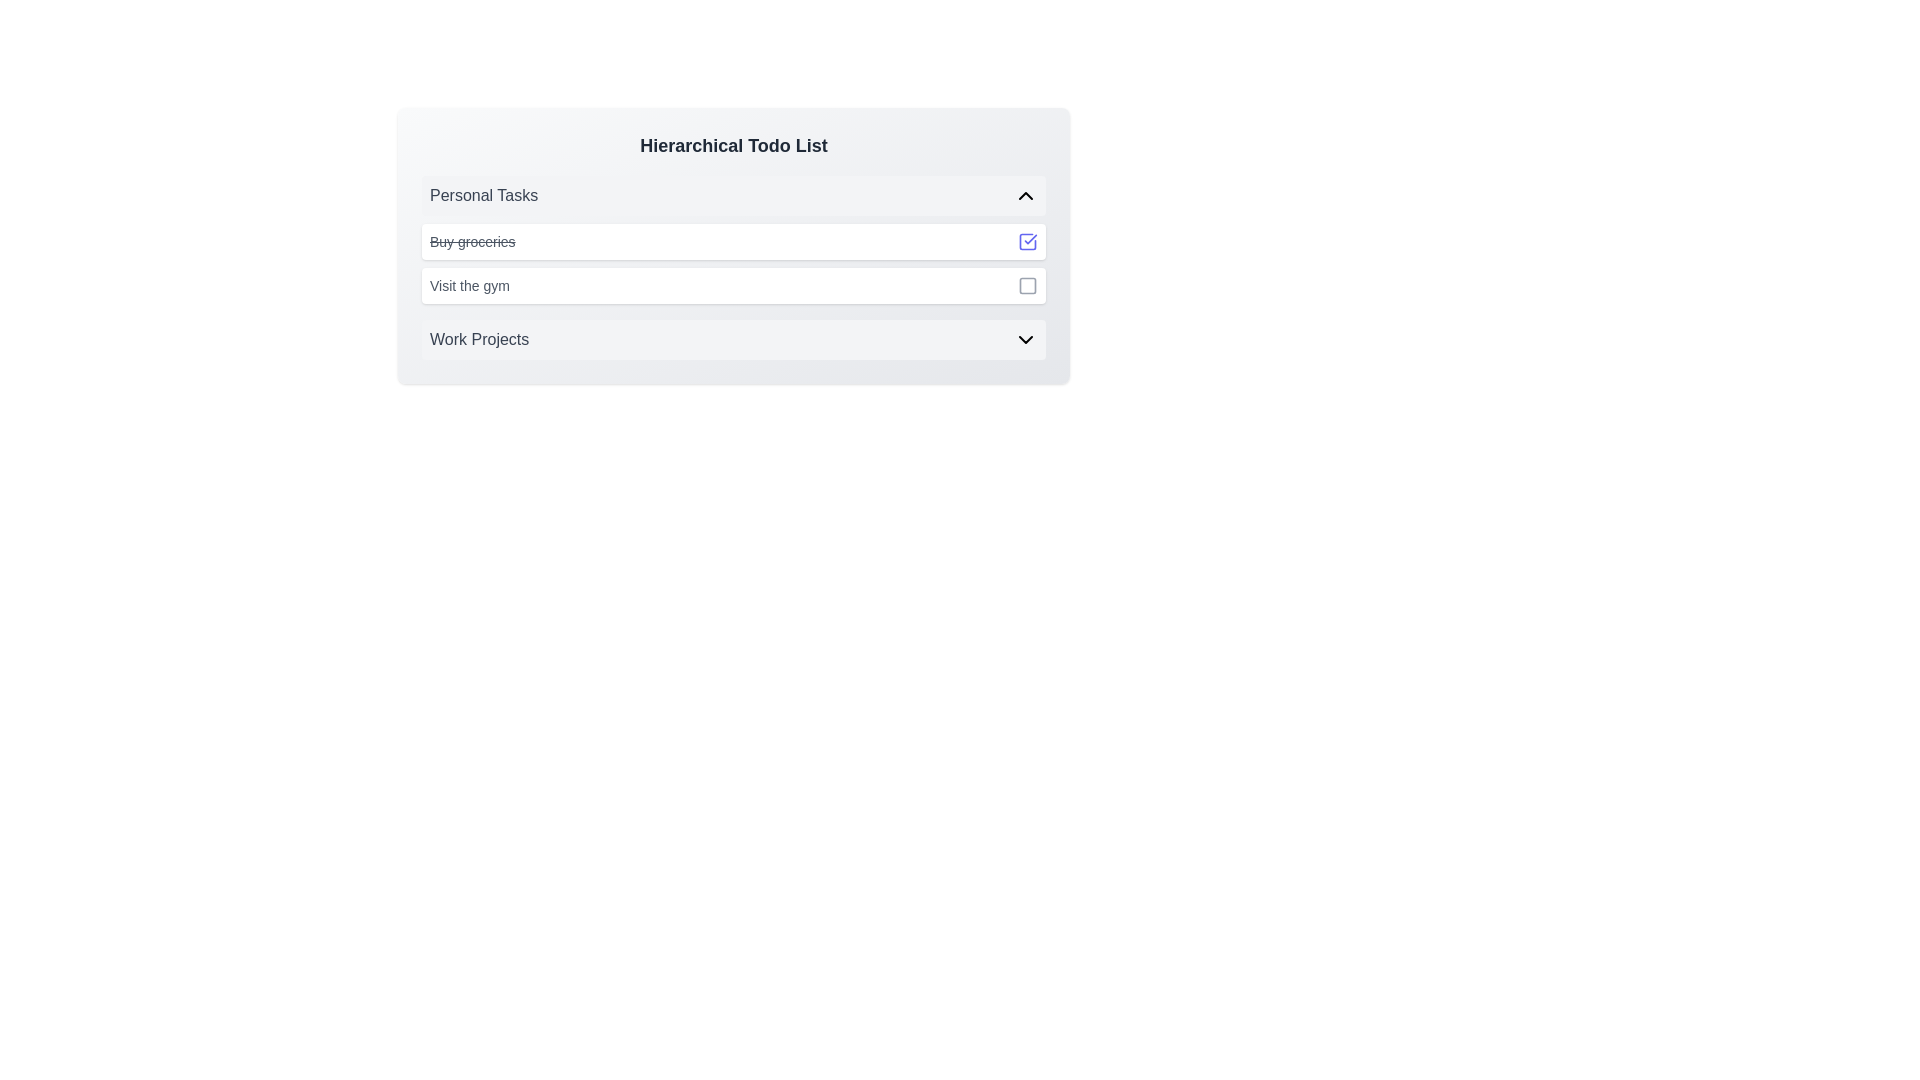 The height and width of the screenshot is (1080, 1920). What do you see at coordinates (471, 241) in the screenshot?
I see `the static text element displaying 'Buy groceries' with a strikethrough, indicating a completed task in the to-do list` at bounding box center [471, 241].